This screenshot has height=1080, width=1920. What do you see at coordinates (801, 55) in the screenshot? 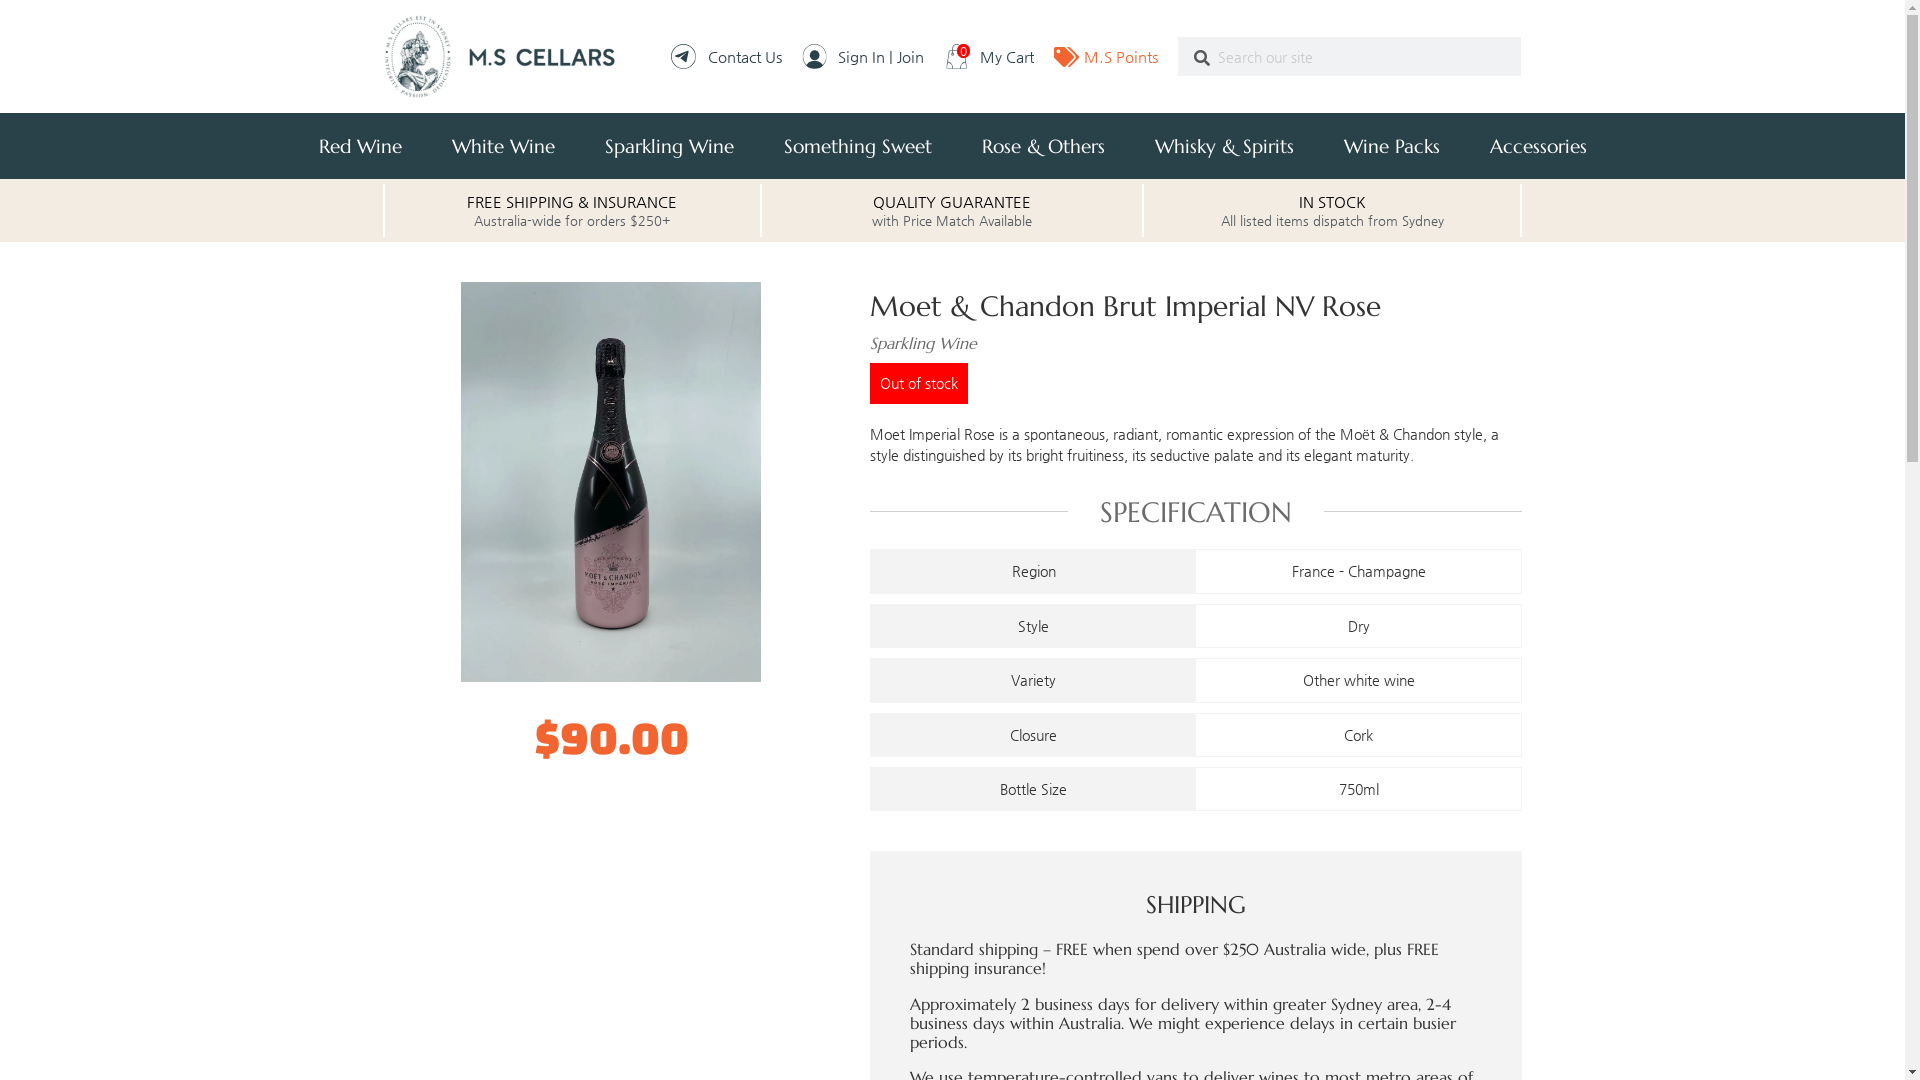
I see `'Sign In | Join'` at bounding box center [801, 55].